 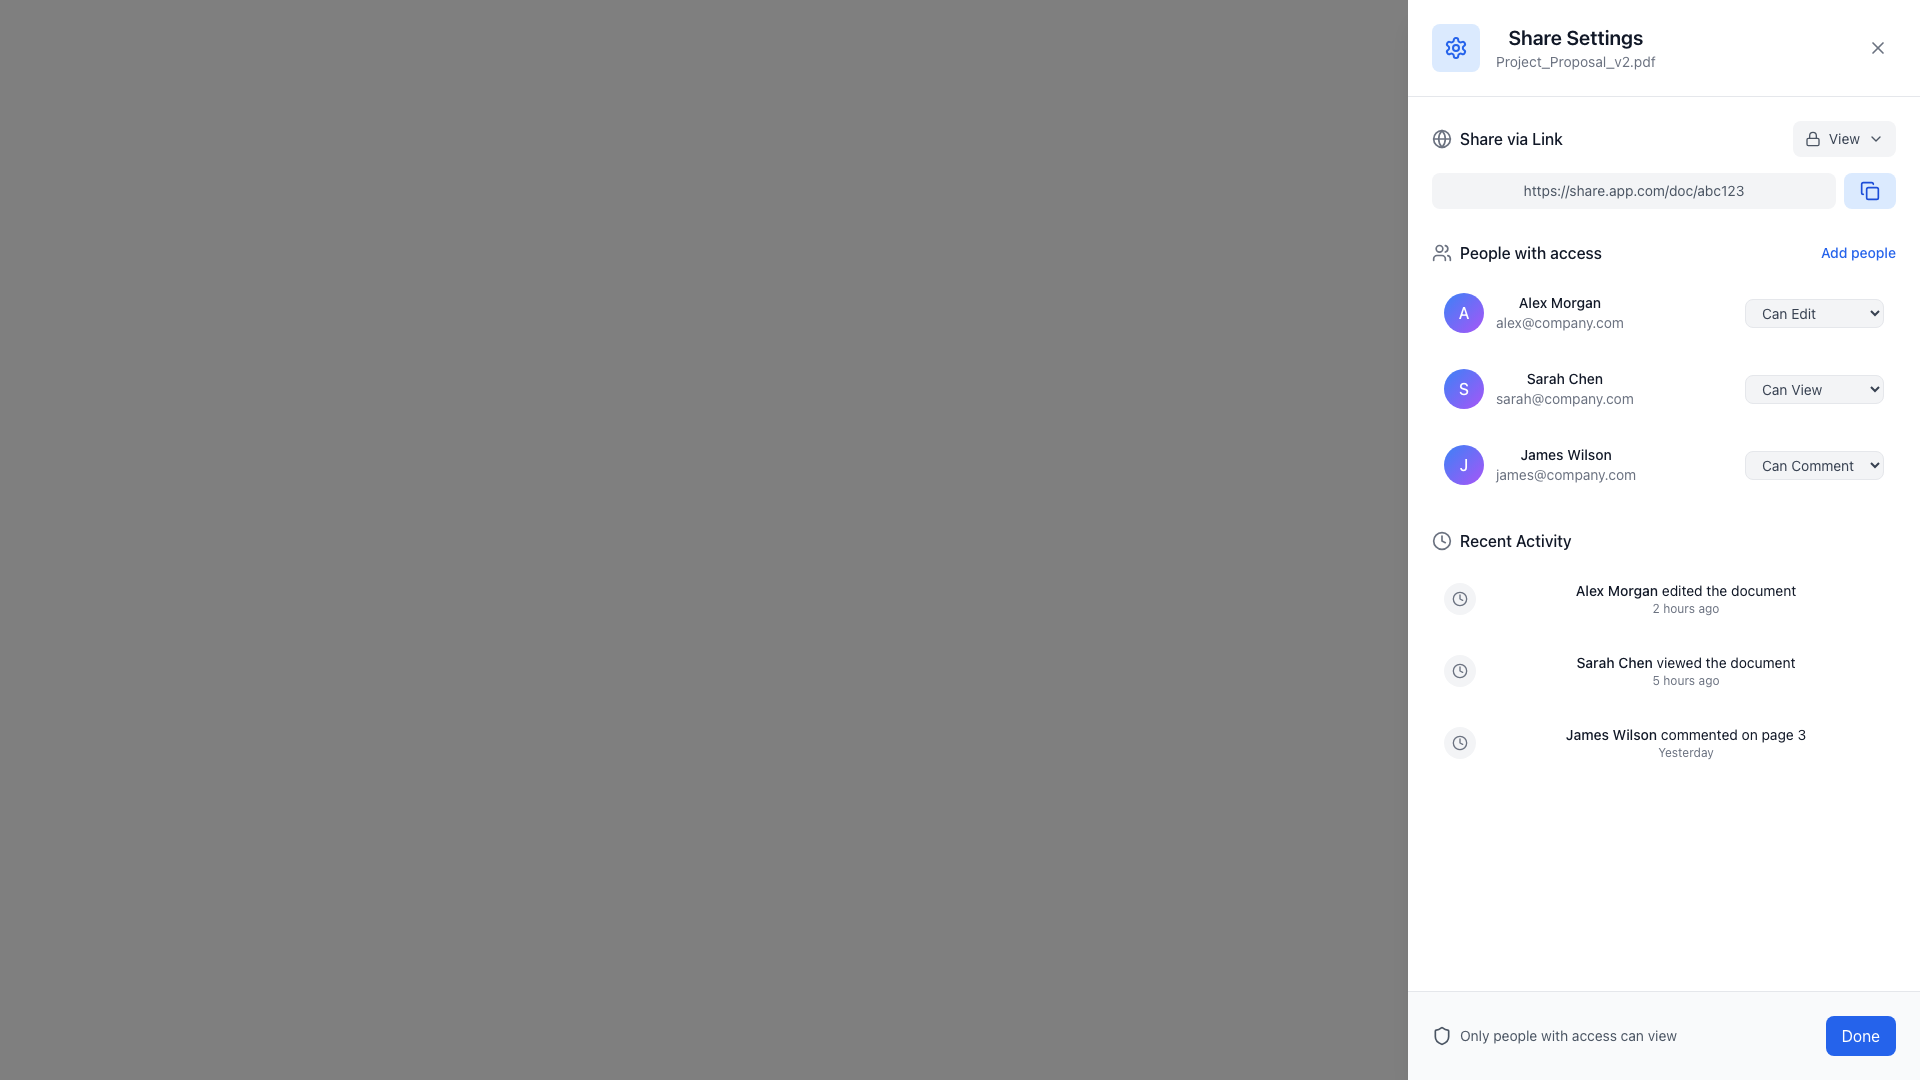 I want to click on the Profile badge representing the user 'James Wilson', so click(x=1464, y=465).